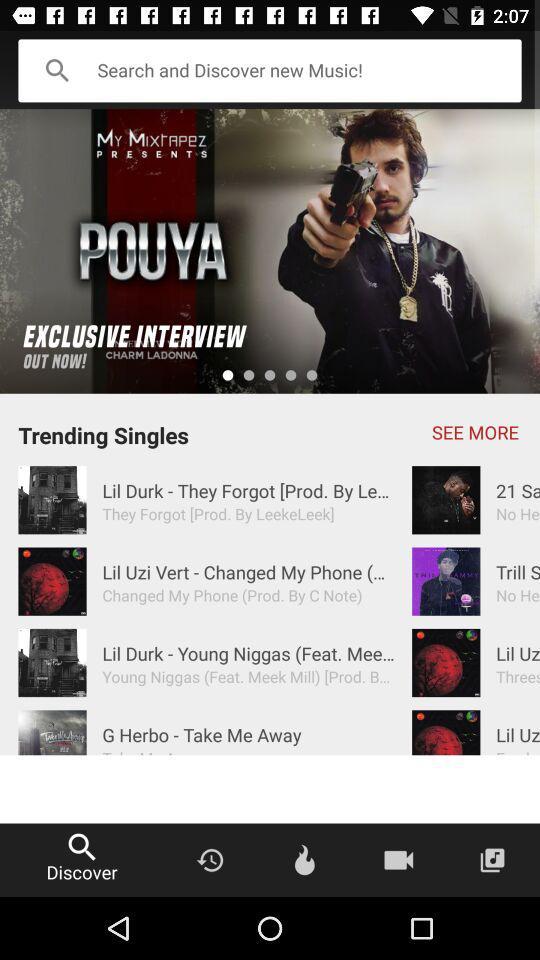 This screenshot has height=960, width=540. What do you see at coordinates (57, 70) in the screenshot?
I see `the search icon` at bounding box center [57, 70].